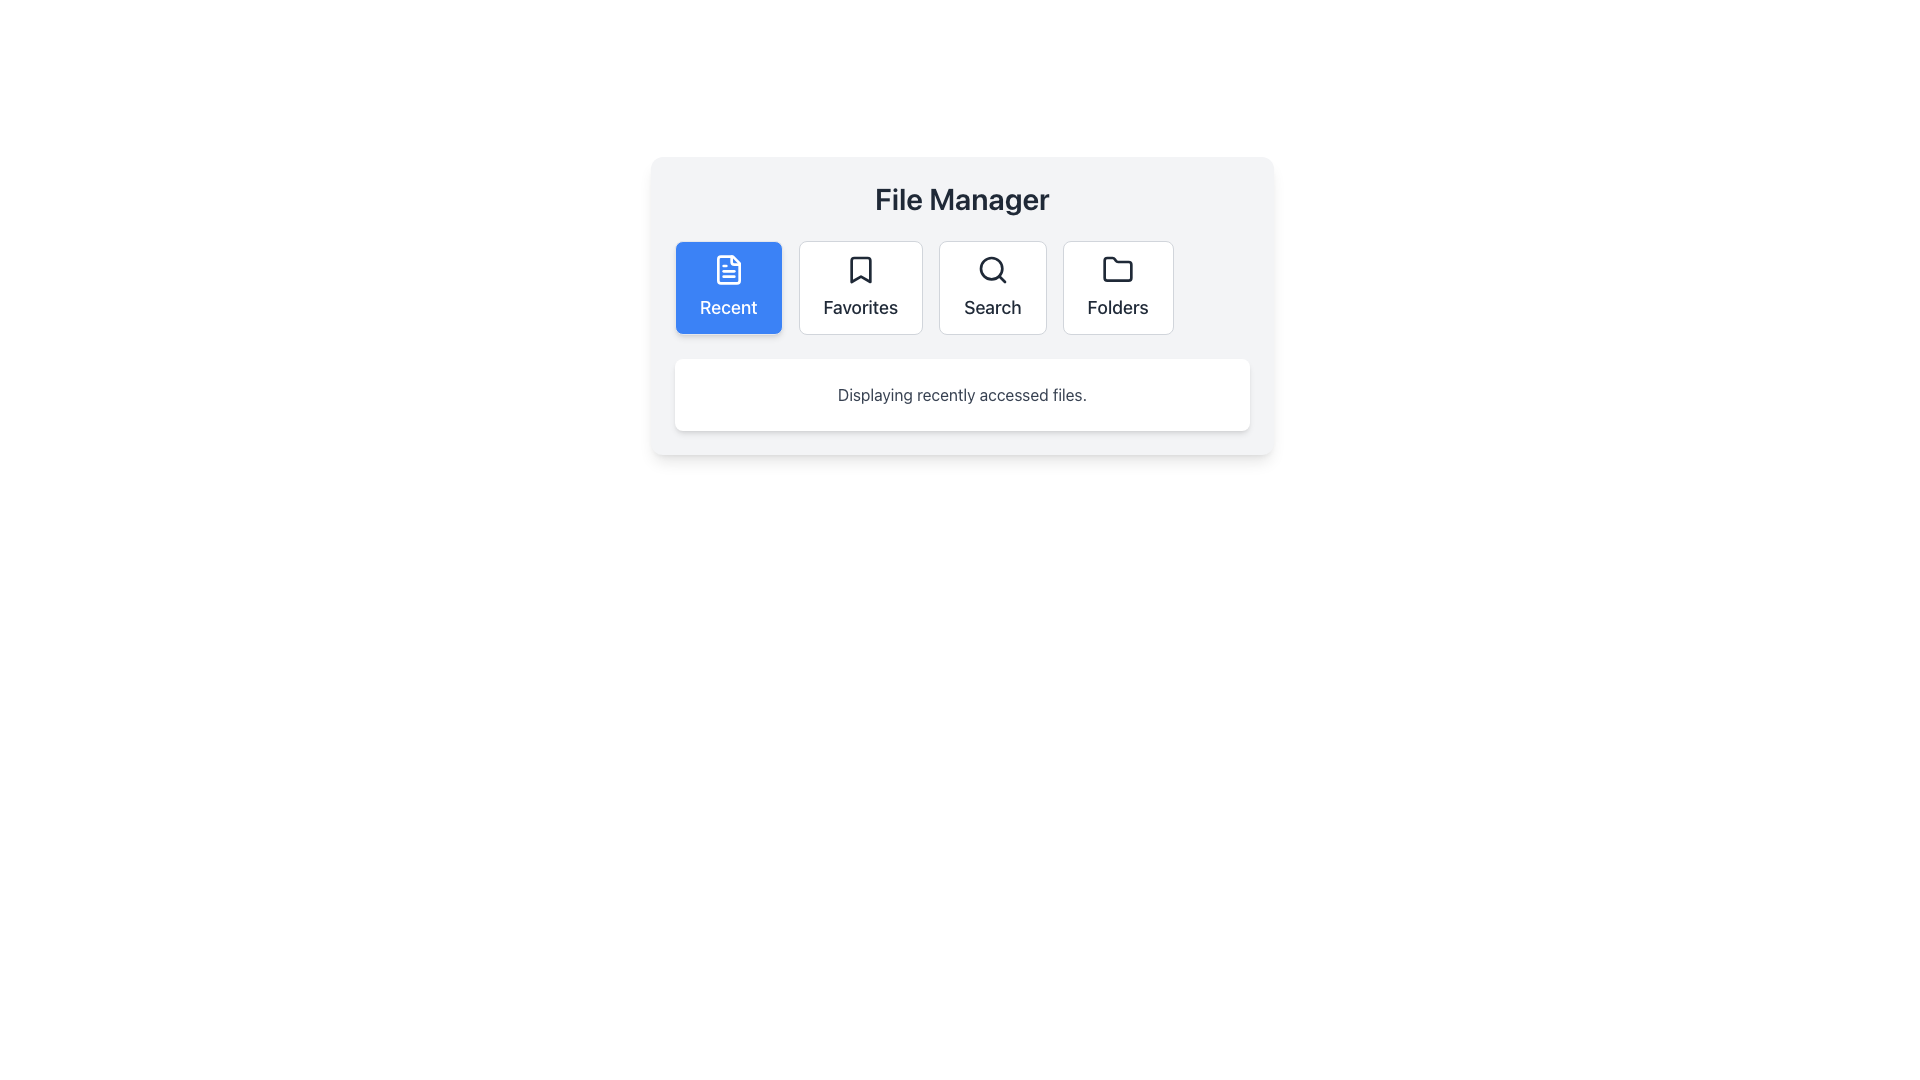 The width and height of the screenshot is (1920, 1080). What do you see at coordinates (992, 270) in the screenshot?
I see `the search icon, which is a minimalist black outline of a magnifying glass located within a rounded square white button, the third button in a row of four options` at bounding box center [992, 270].